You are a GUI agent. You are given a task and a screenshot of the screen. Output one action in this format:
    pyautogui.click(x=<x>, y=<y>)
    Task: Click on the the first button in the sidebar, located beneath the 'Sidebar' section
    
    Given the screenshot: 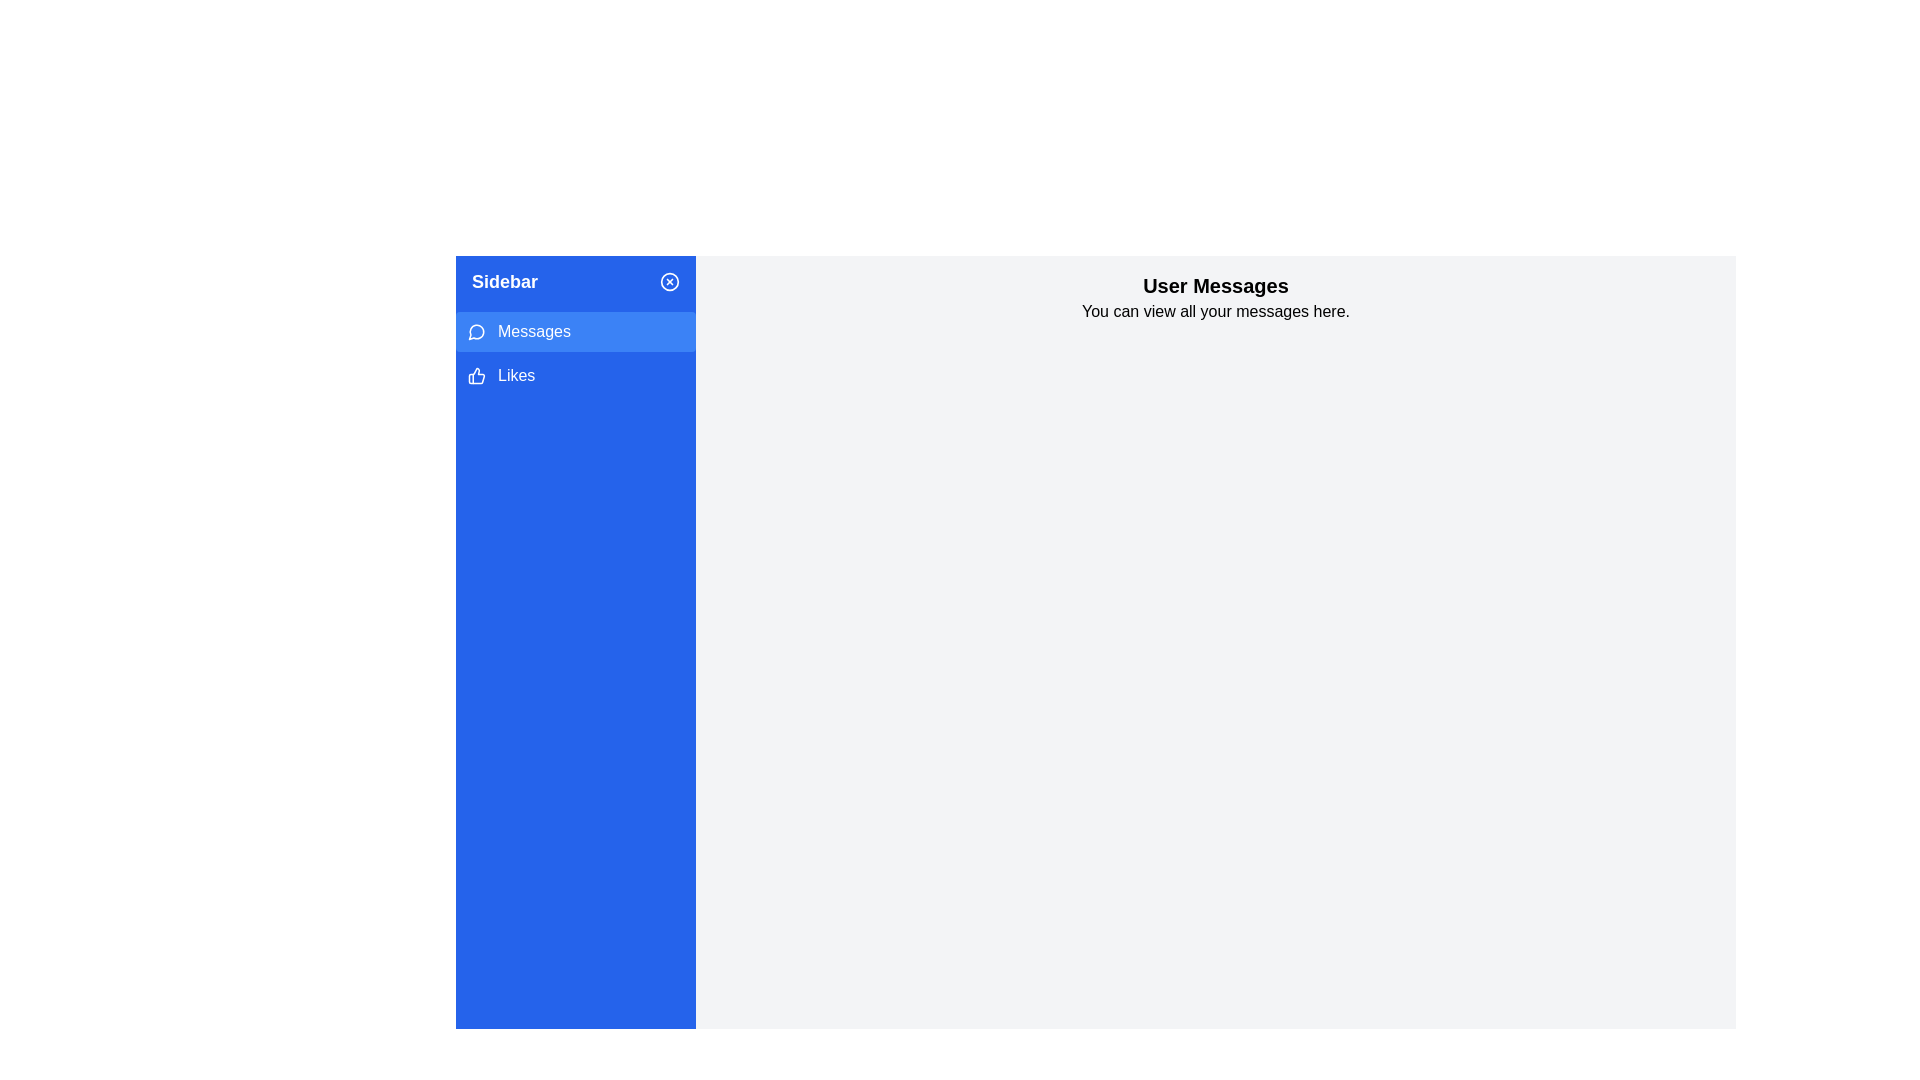 What is the action you would take?
    pyautogui.click(x=575, y=353)
    